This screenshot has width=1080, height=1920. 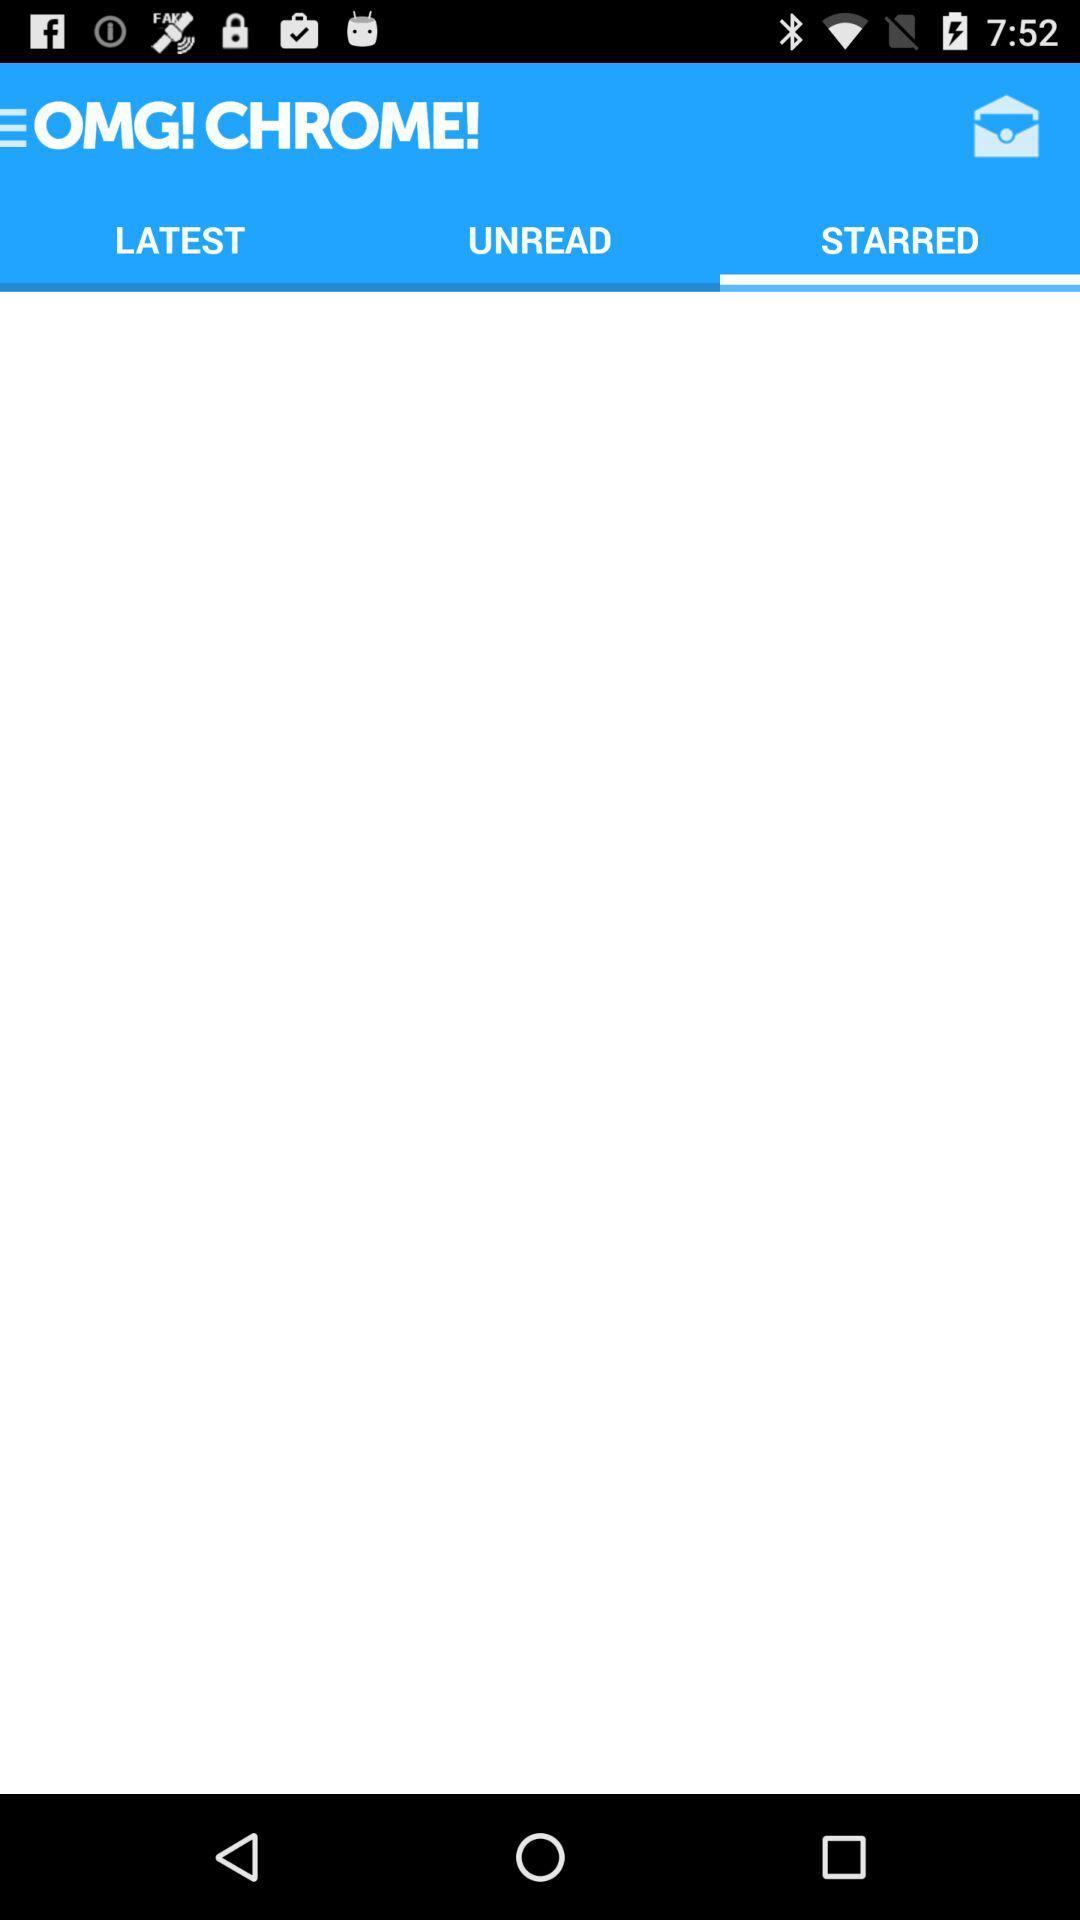 What do you see at coordinates (540, 239) in the screenshot?
I see `the unread` at bounding box center [540, 239].